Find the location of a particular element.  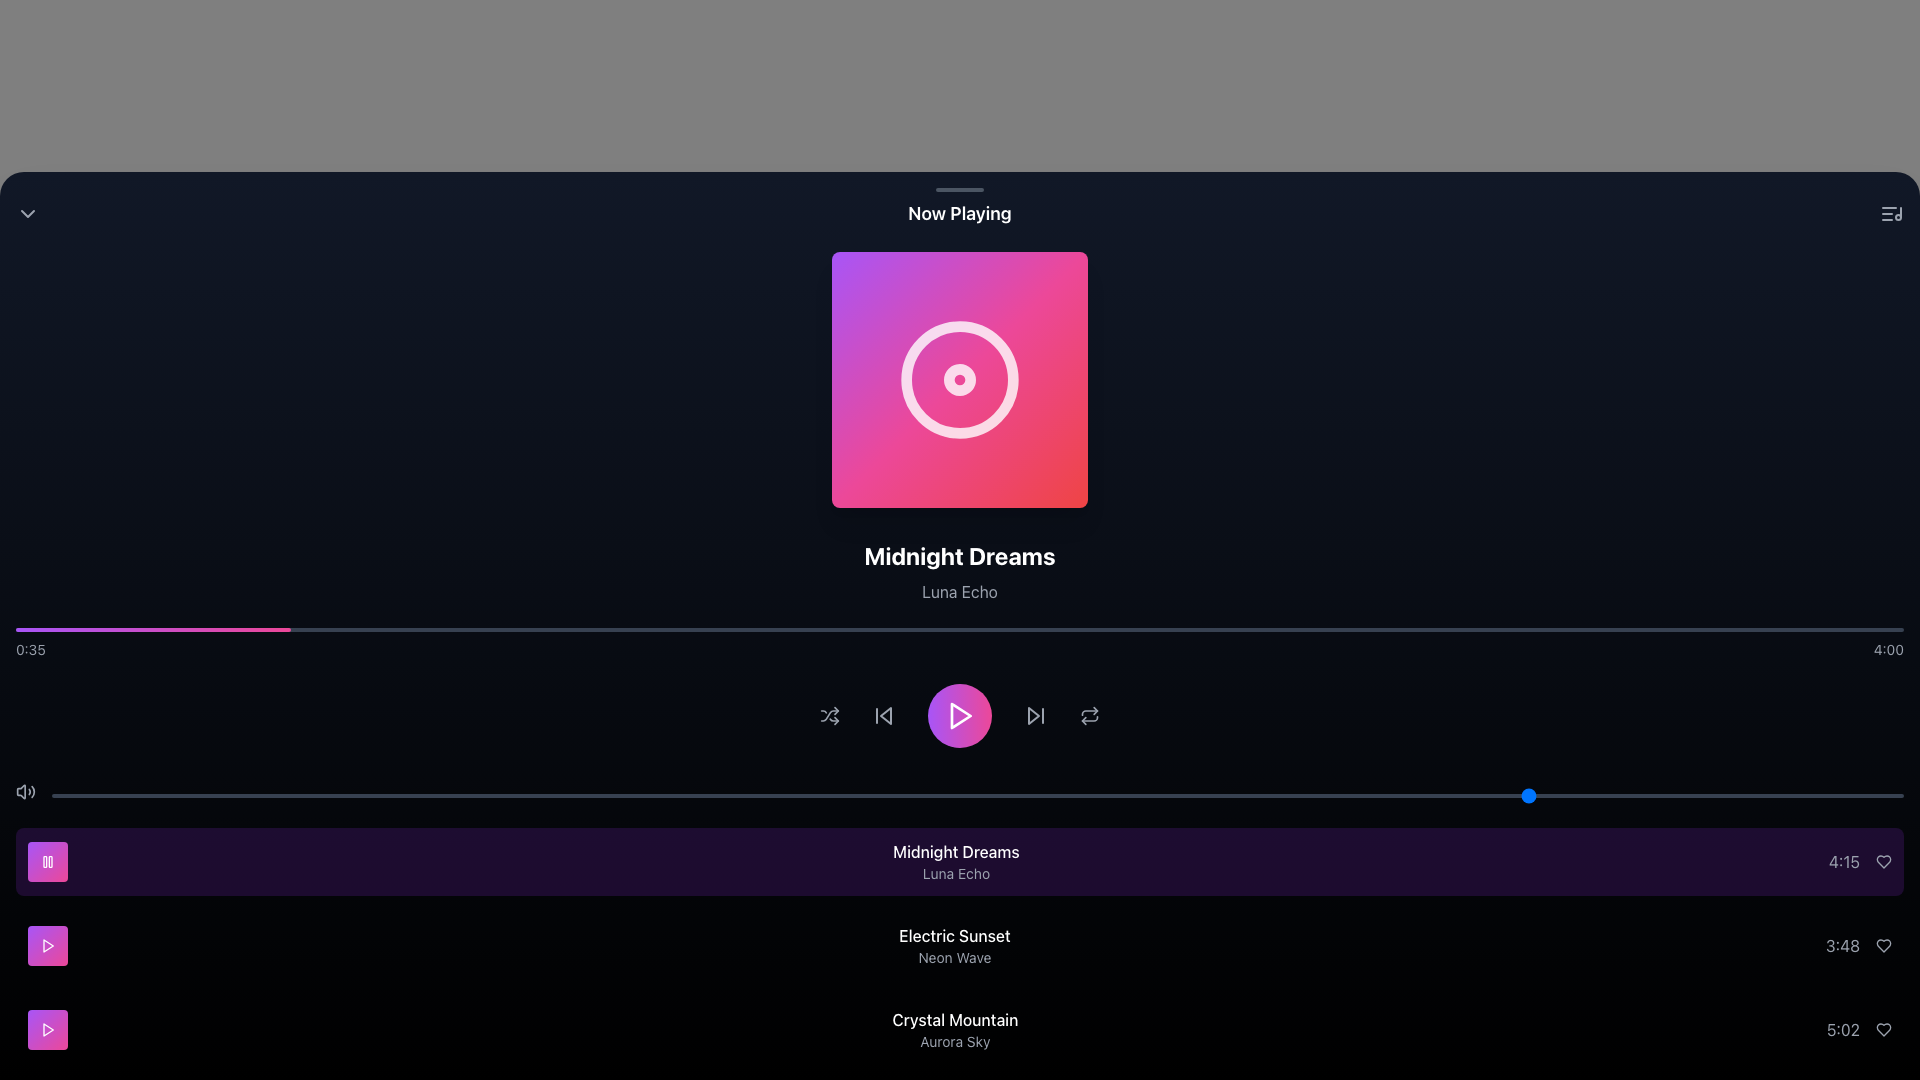

the 'Play' icon, which is the third square button in the playback control panel on the left side of the audio player interface is located at coordinates (48, 945).